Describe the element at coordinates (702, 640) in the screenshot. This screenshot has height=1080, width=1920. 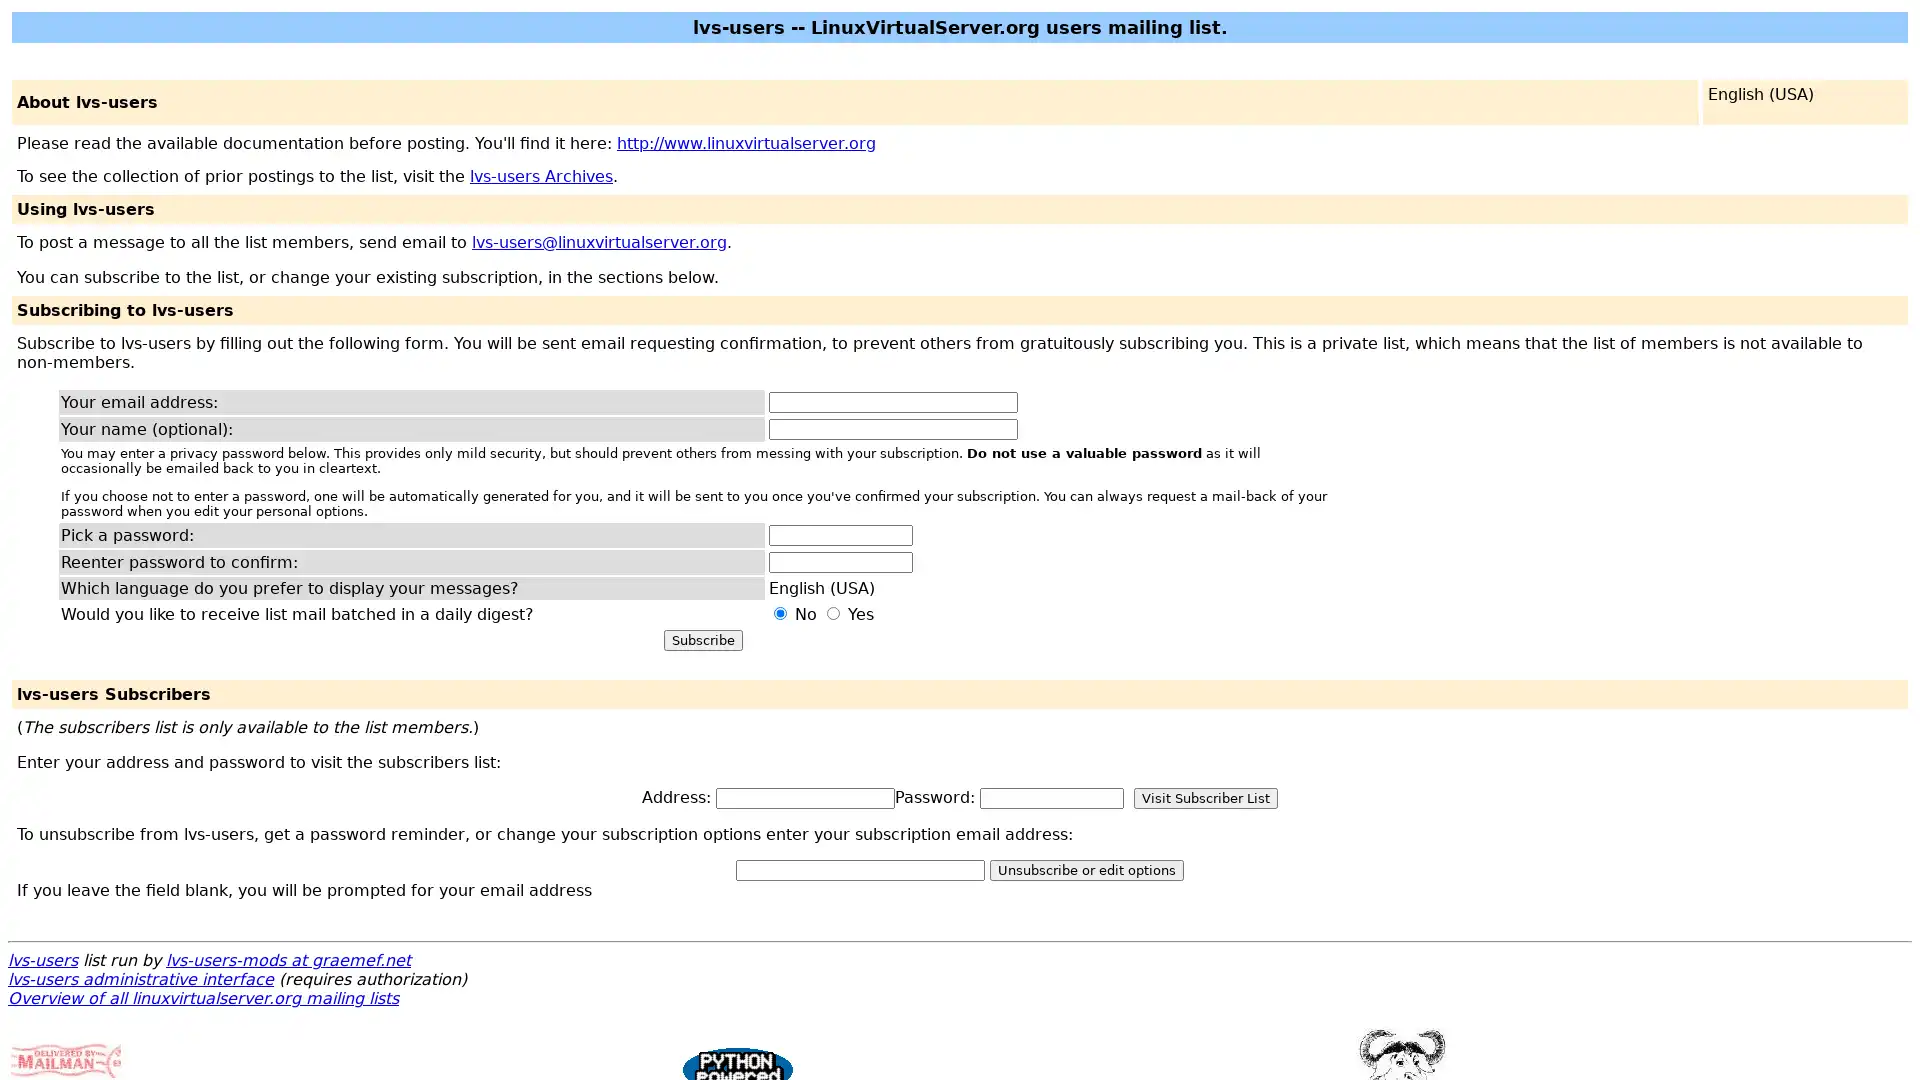
I see `Subscribe` at that location.